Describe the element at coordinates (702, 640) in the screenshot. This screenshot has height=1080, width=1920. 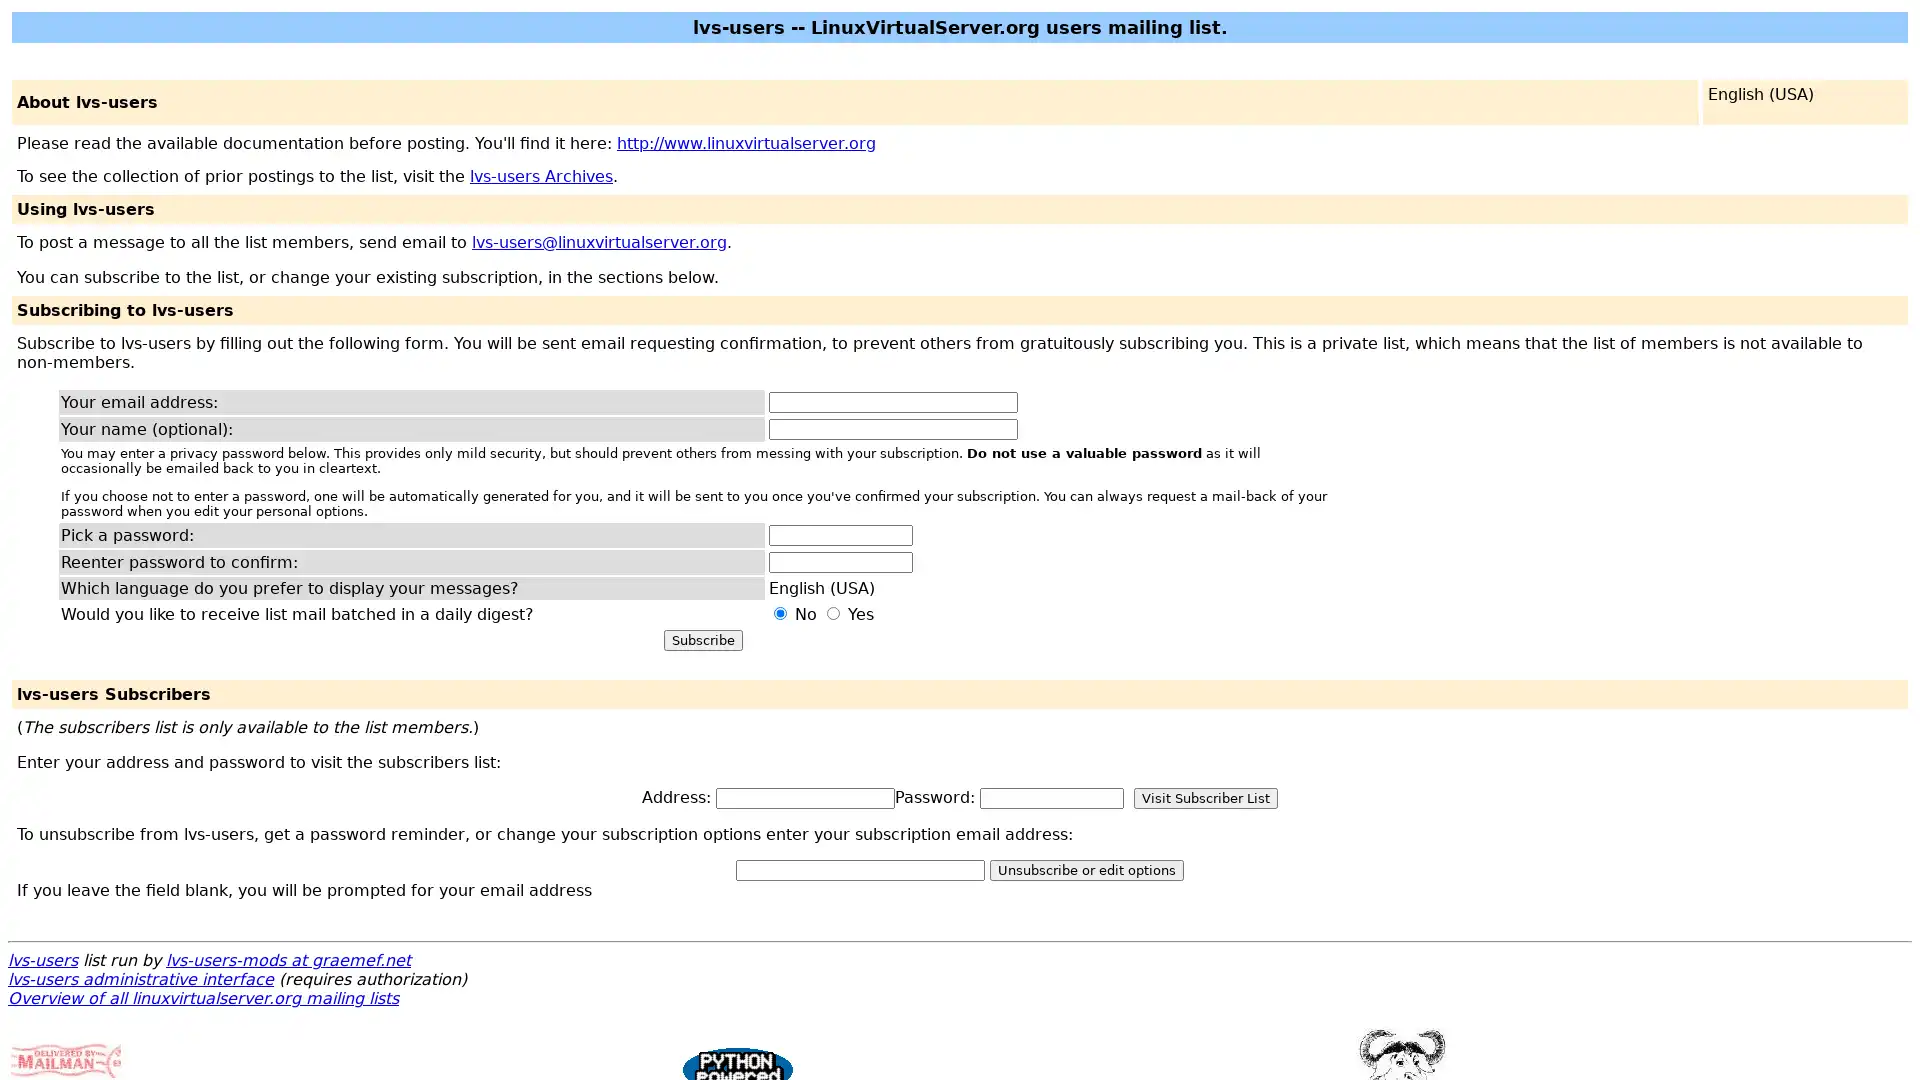
I see `Subscribe` at that location.